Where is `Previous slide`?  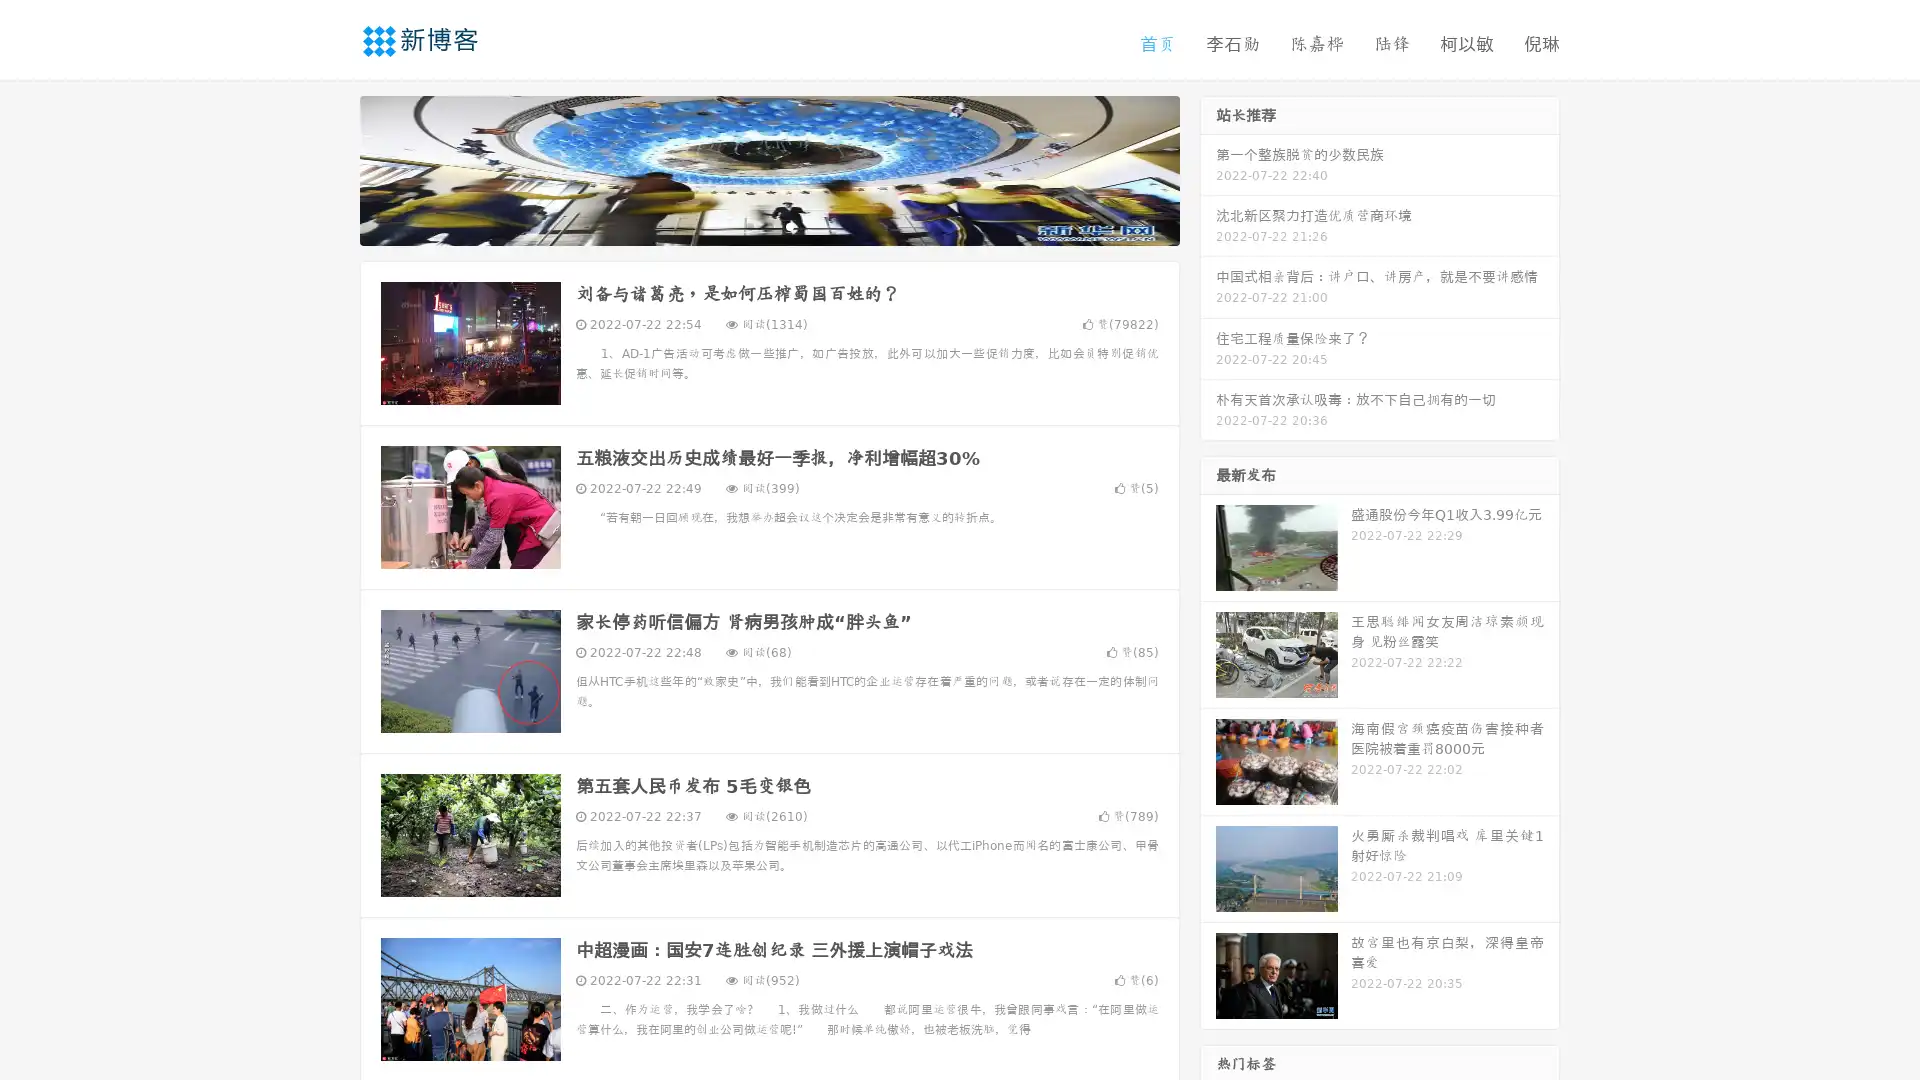
Previous slide is located at coordinates (330, 168).